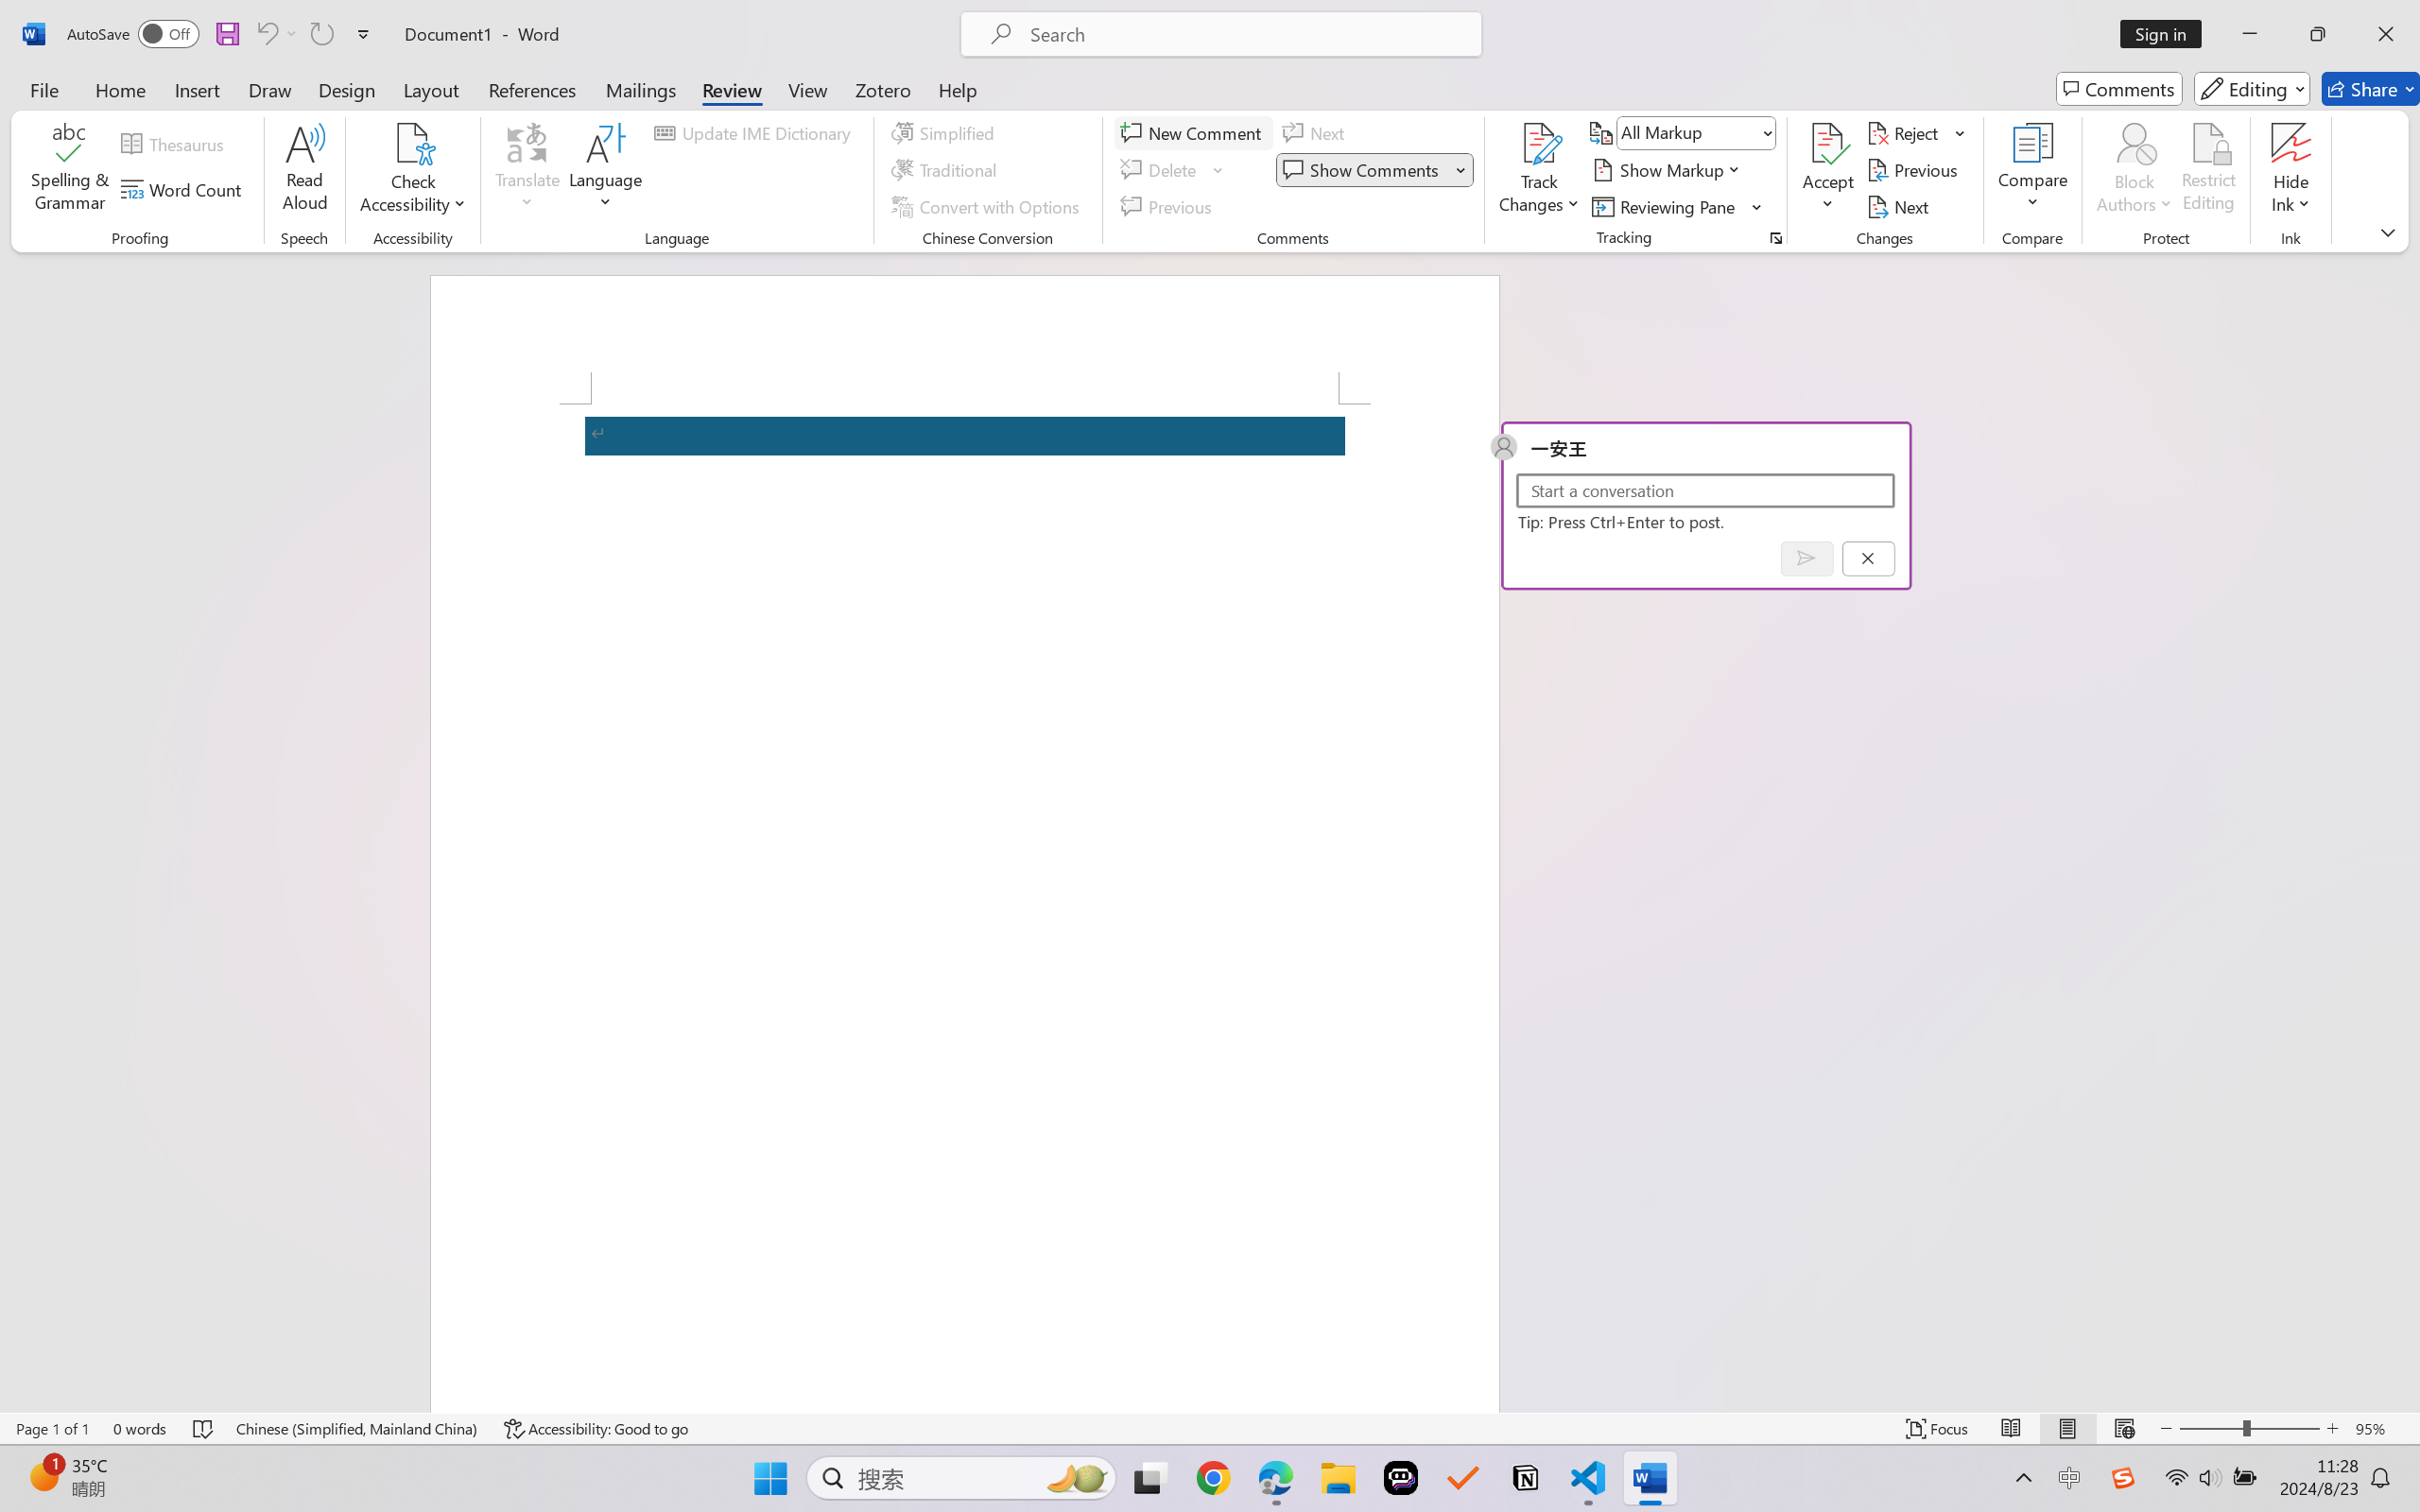  I want to click on 'Show Comments', so click(1363, 170).